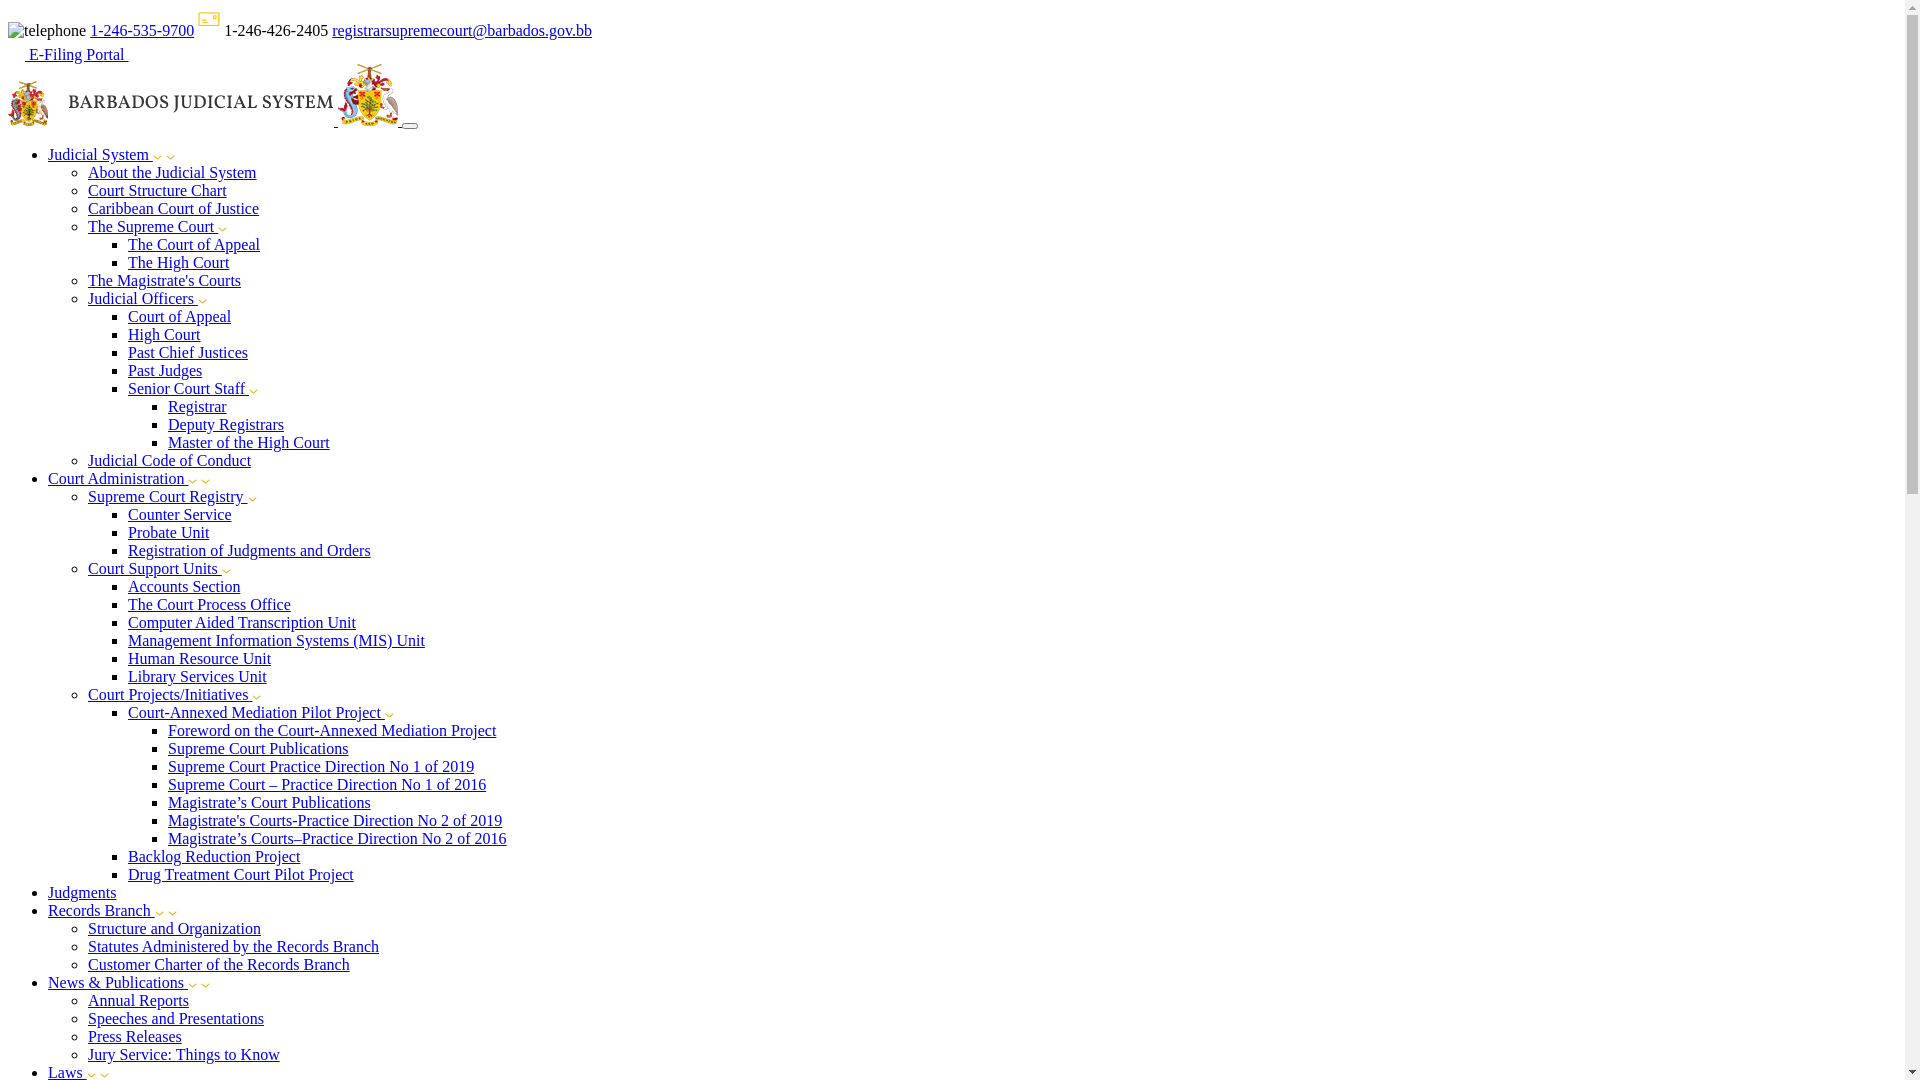  I want to click on 'Court Projects/Initiatives', so click(86, 693).